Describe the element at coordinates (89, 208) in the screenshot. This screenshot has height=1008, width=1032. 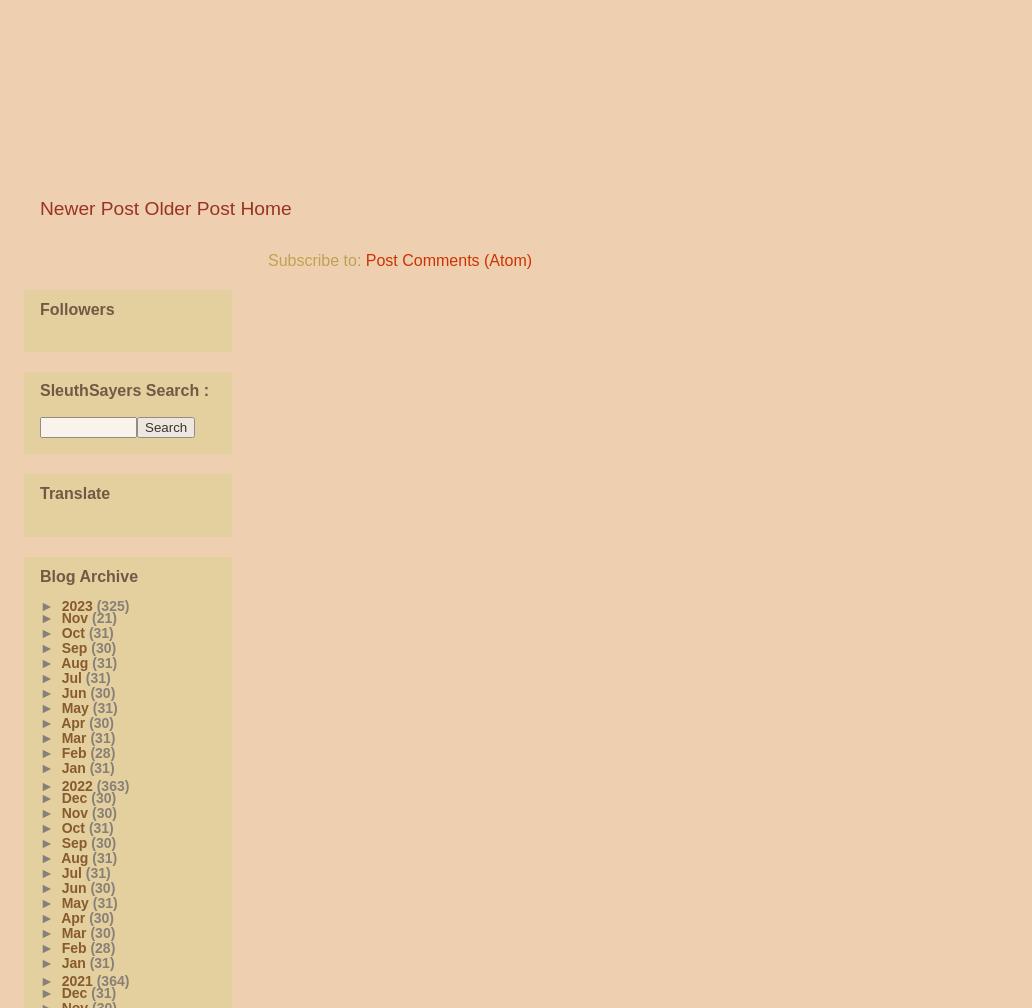
I see `'Newer Post'` at that location.